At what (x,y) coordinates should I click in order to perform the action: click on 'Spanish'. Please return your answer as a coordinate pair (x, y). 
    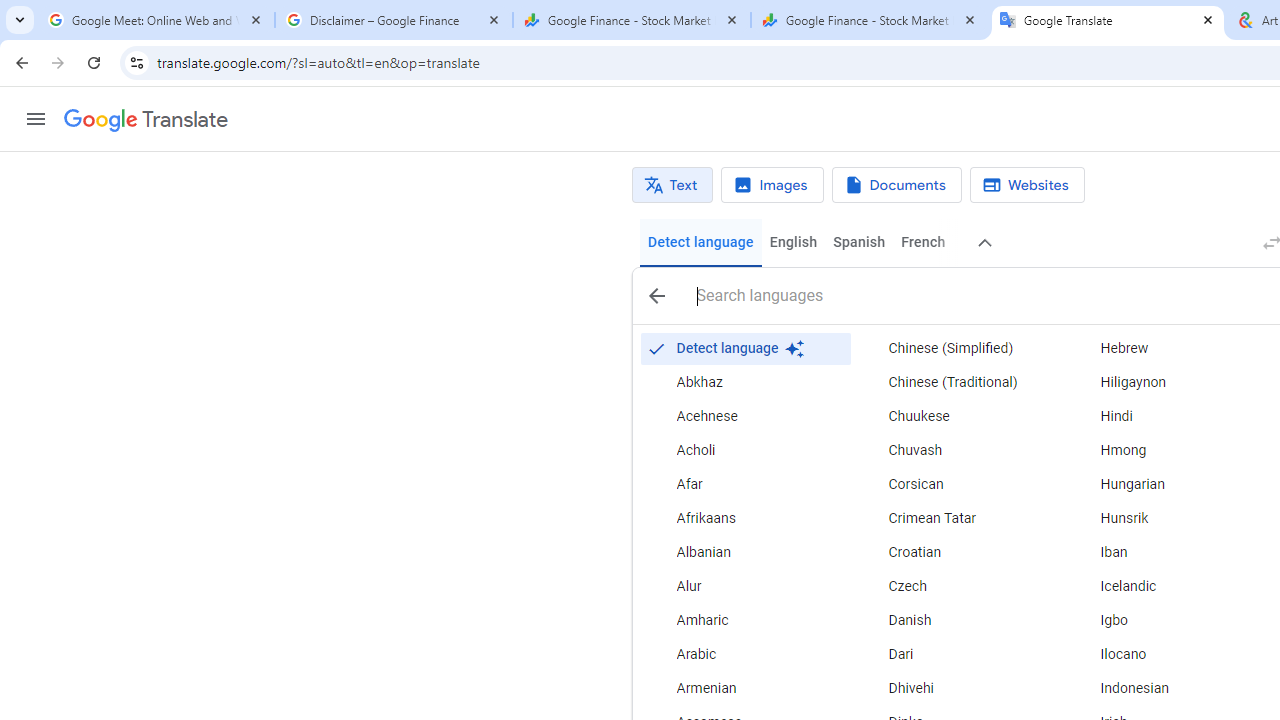
    Looking at the image, I should click on (858, 242).